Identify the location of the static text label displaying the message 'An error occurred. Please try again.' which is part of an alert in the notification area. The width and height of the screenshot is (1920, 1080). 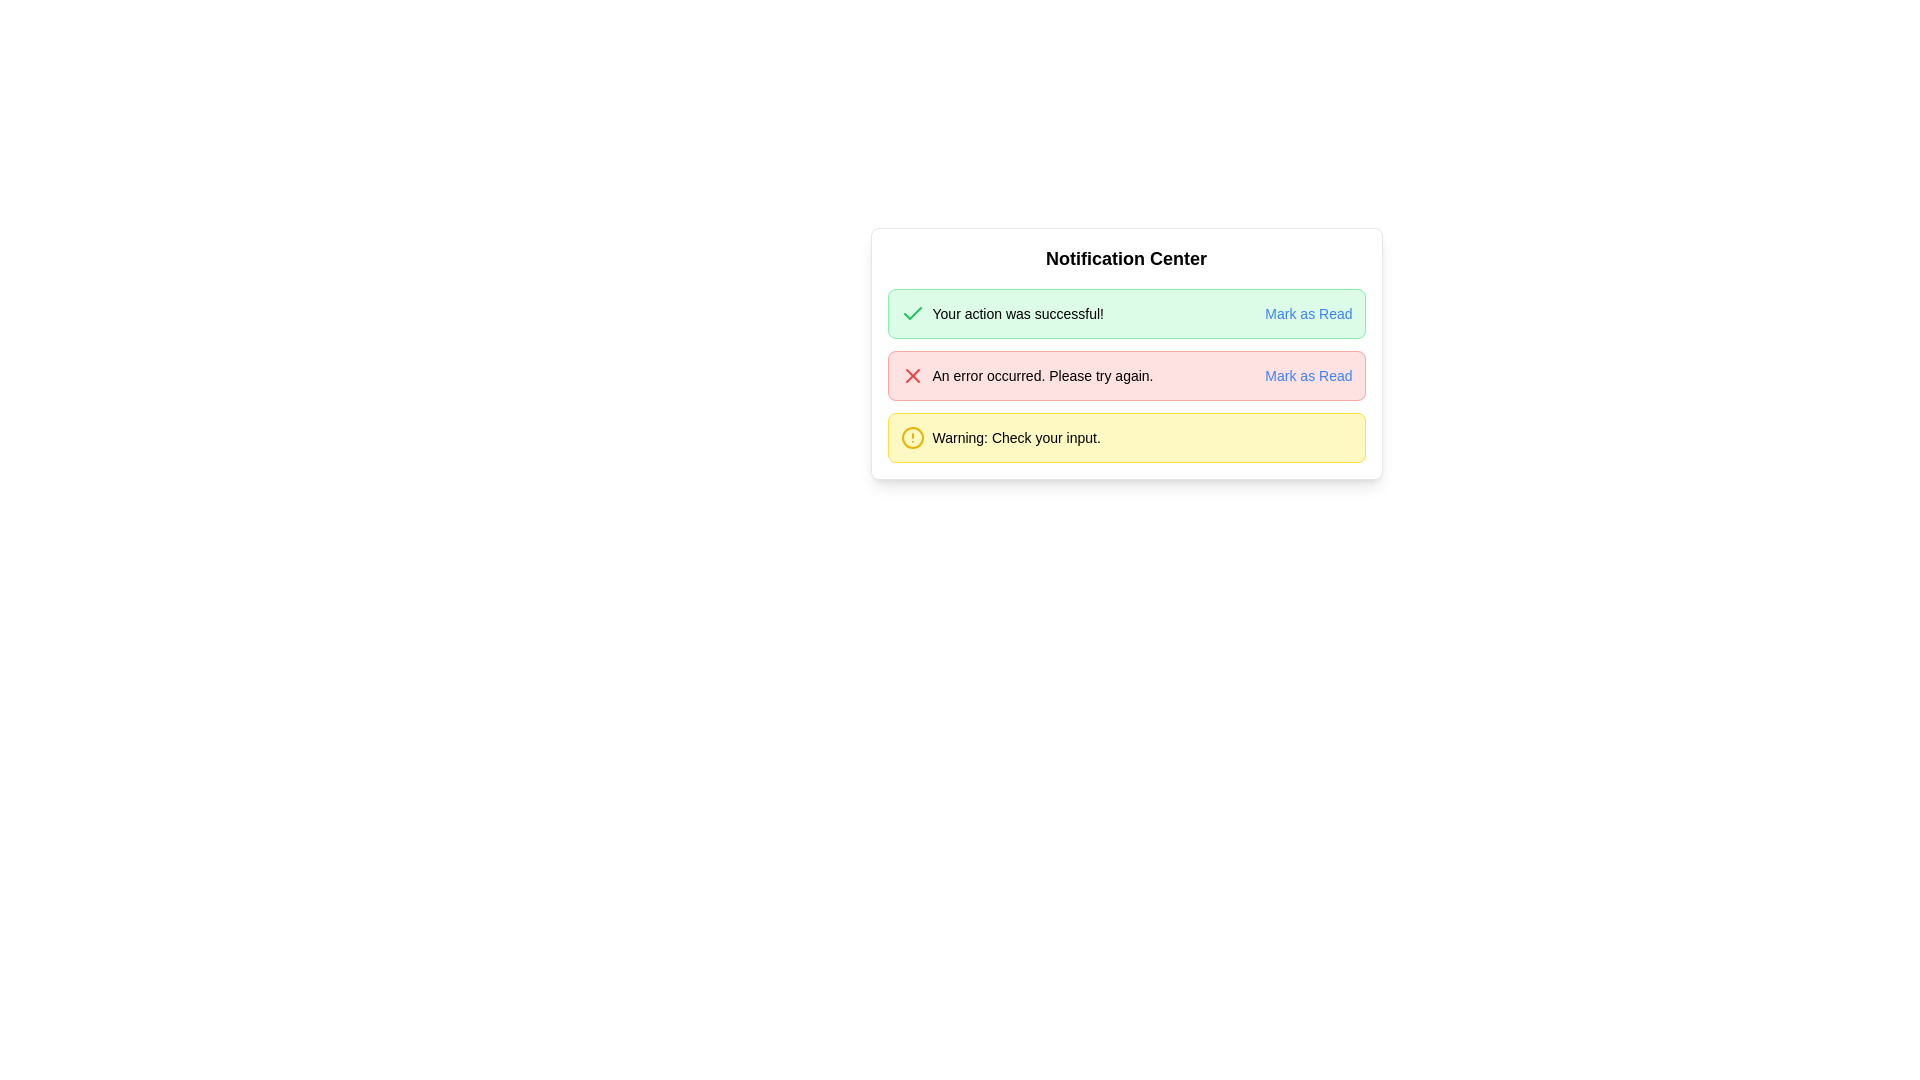
(1041, 375).